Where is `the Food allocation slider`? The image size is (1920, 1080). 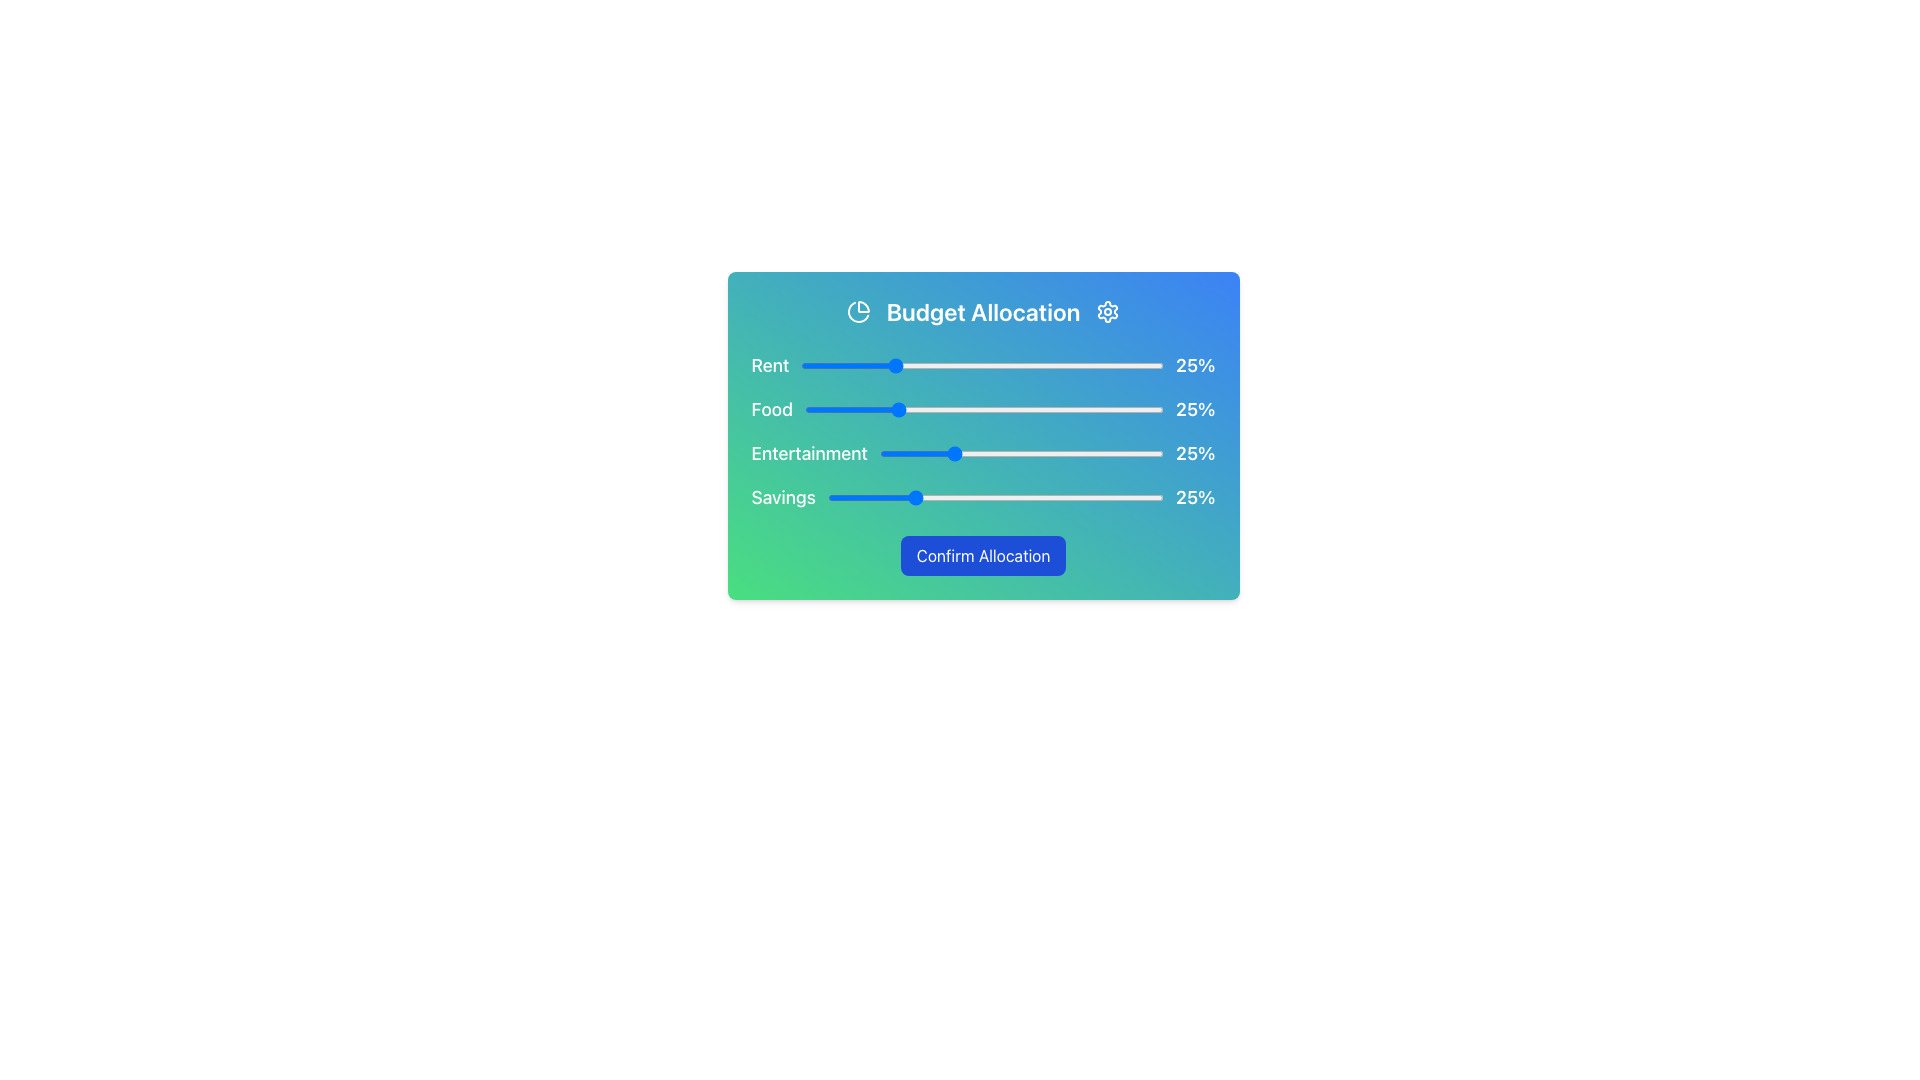 the Food allocation slider is located at coordinates (1048, 408).